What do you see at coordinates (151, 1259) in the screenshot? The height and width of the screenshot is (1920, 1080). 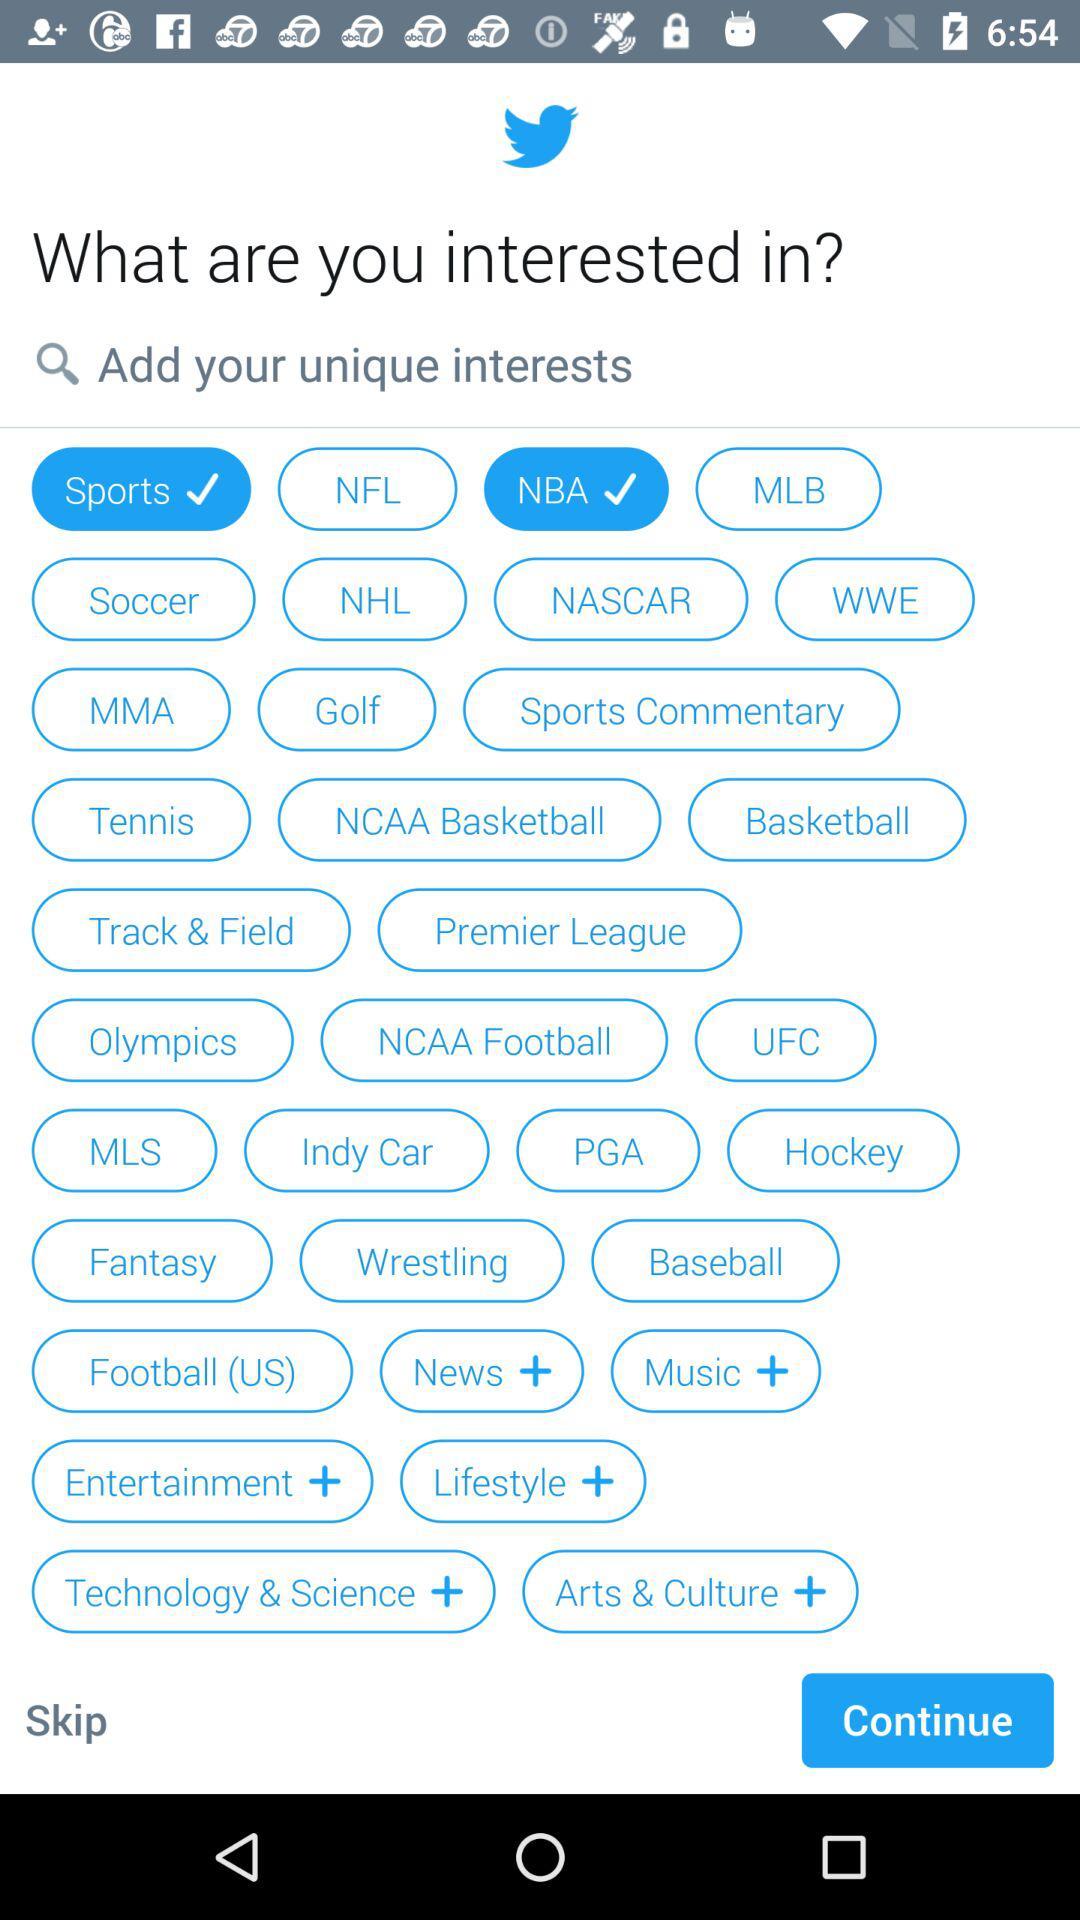 I see `icon below the mls` at bounding box center [151, 1259].